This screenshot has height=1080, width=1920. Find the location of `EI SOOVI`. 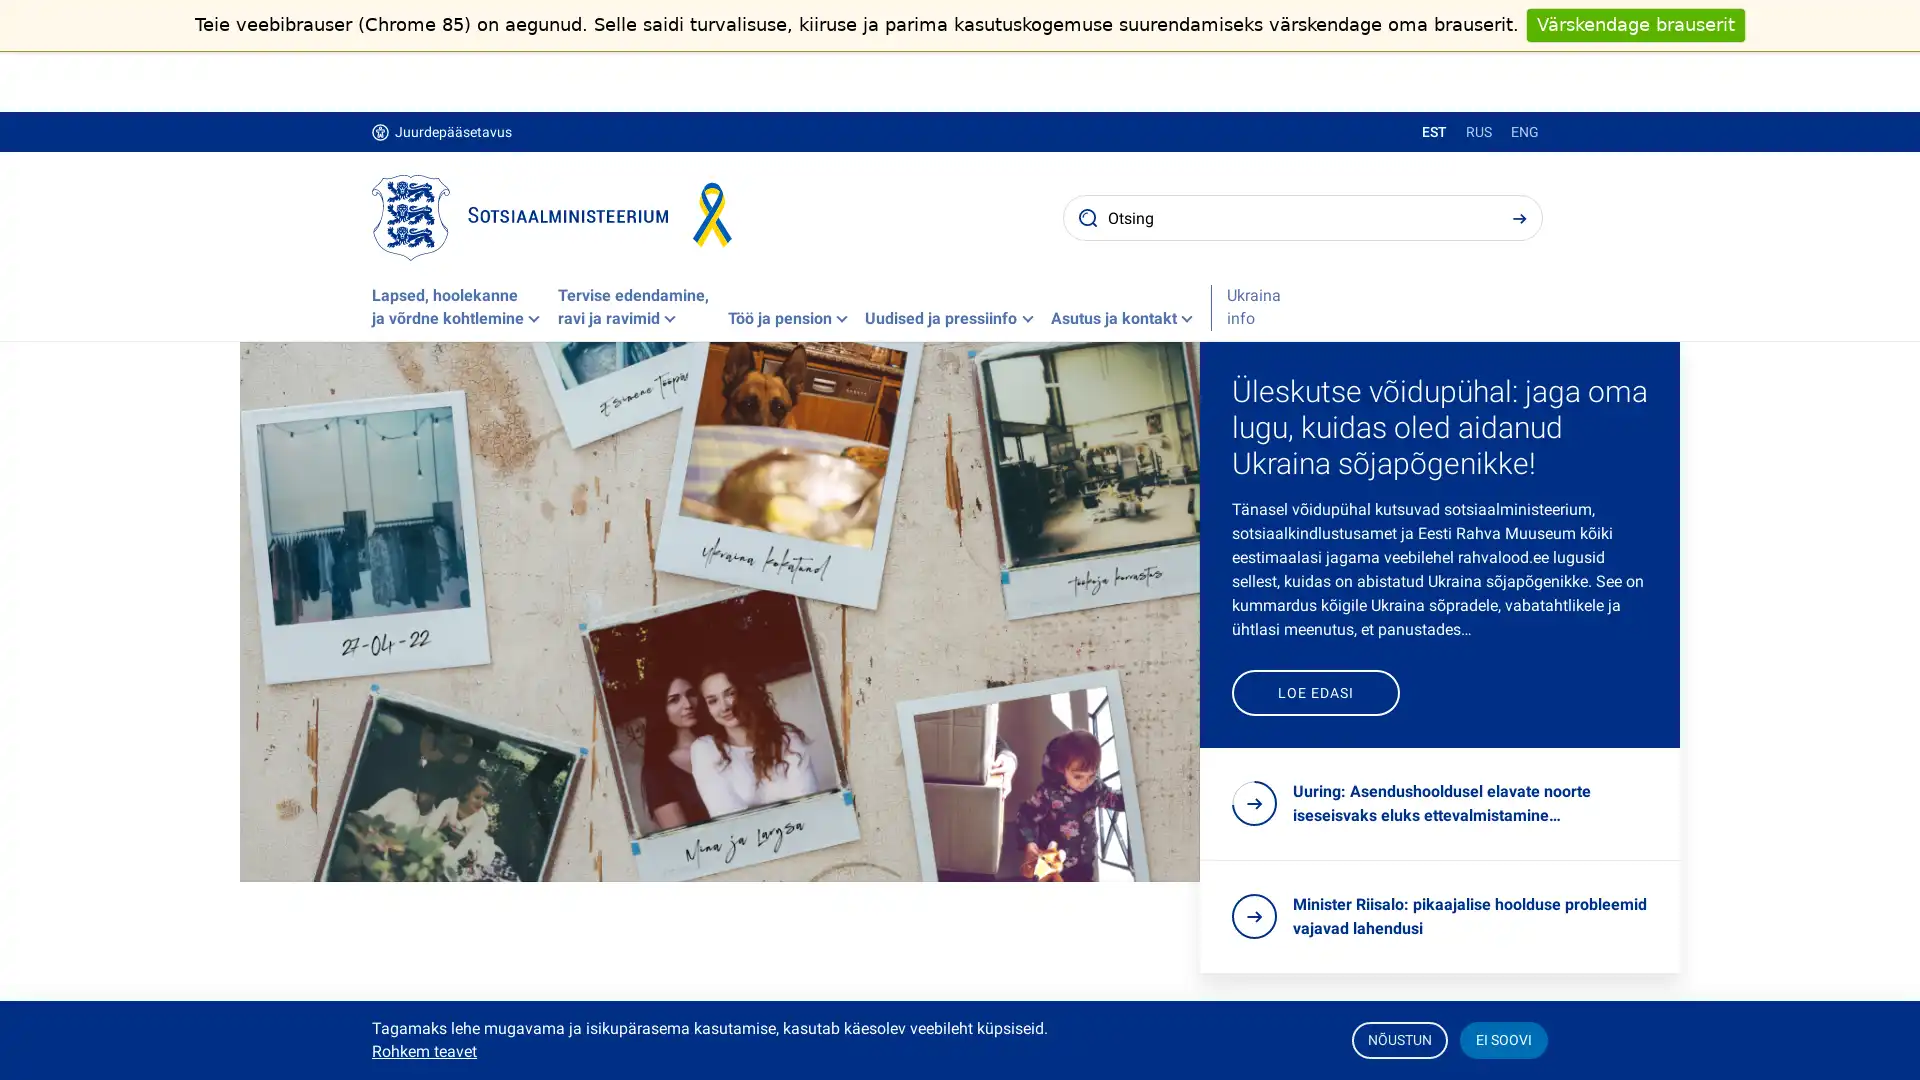

EI SOOVI is located at coordinates (1502, 1039).